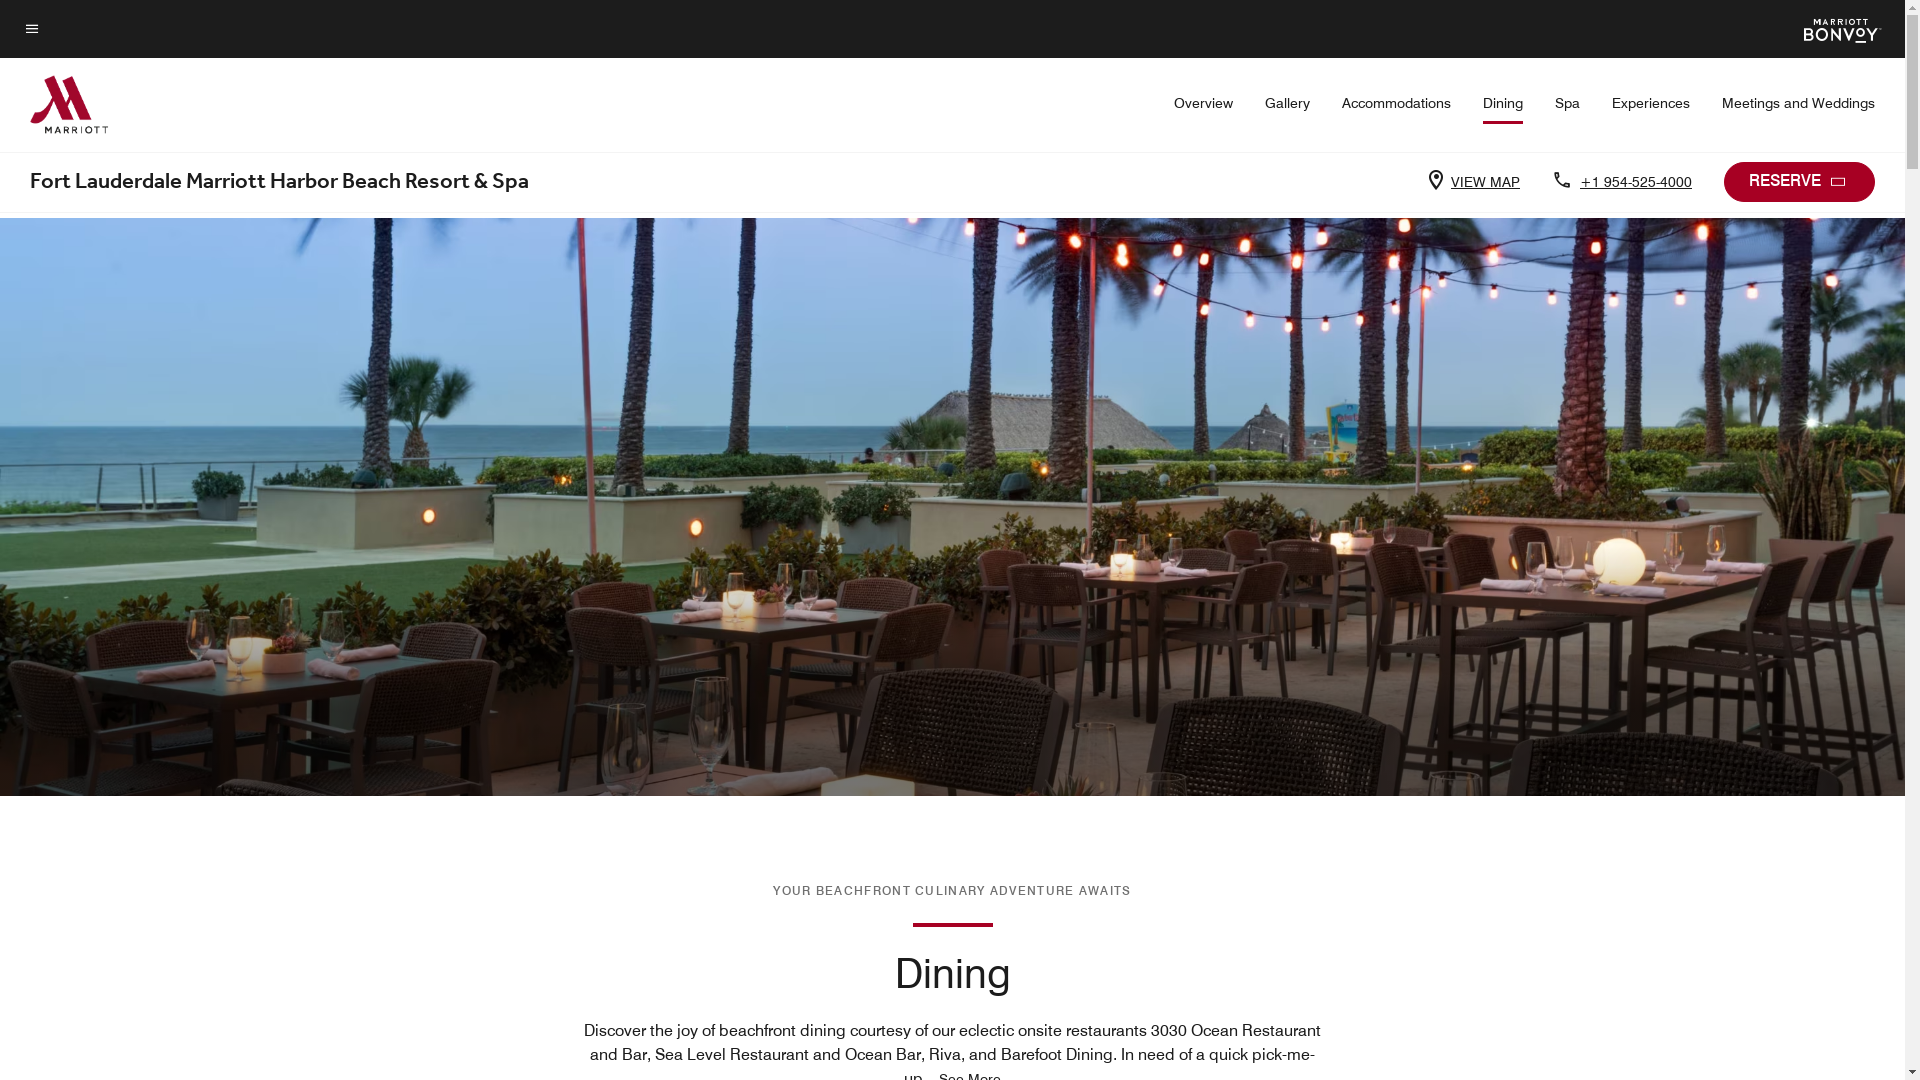 Image resolution: width=1920 pixels, height=1080 pixels. What do you see at coordinates (1342, 103) in the screenshot?
I see `'Accommodations'` at bounding box center [1342, 103].